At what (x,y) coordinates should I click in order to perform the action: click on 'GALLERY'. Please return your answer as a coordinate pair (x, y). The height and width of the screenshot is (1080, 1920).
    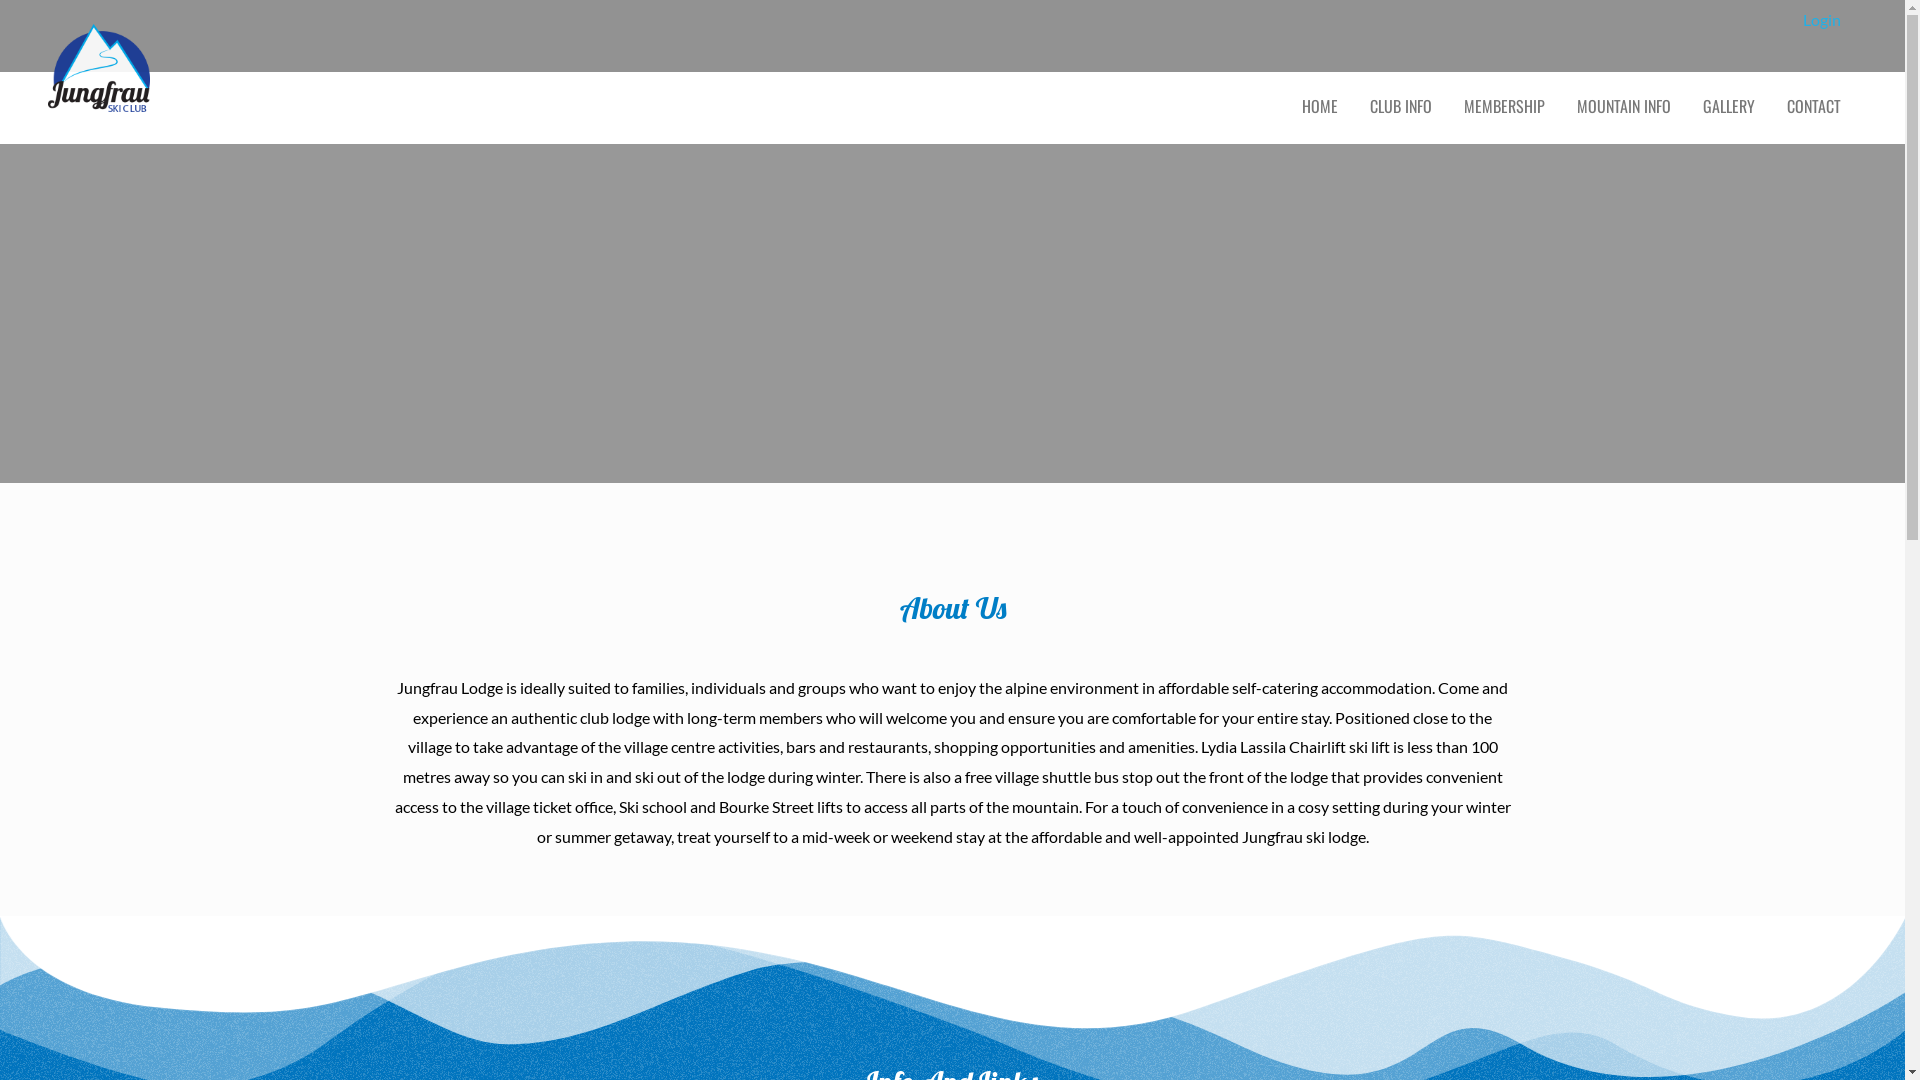
    Looking at the image, I should click on (1685, 105).